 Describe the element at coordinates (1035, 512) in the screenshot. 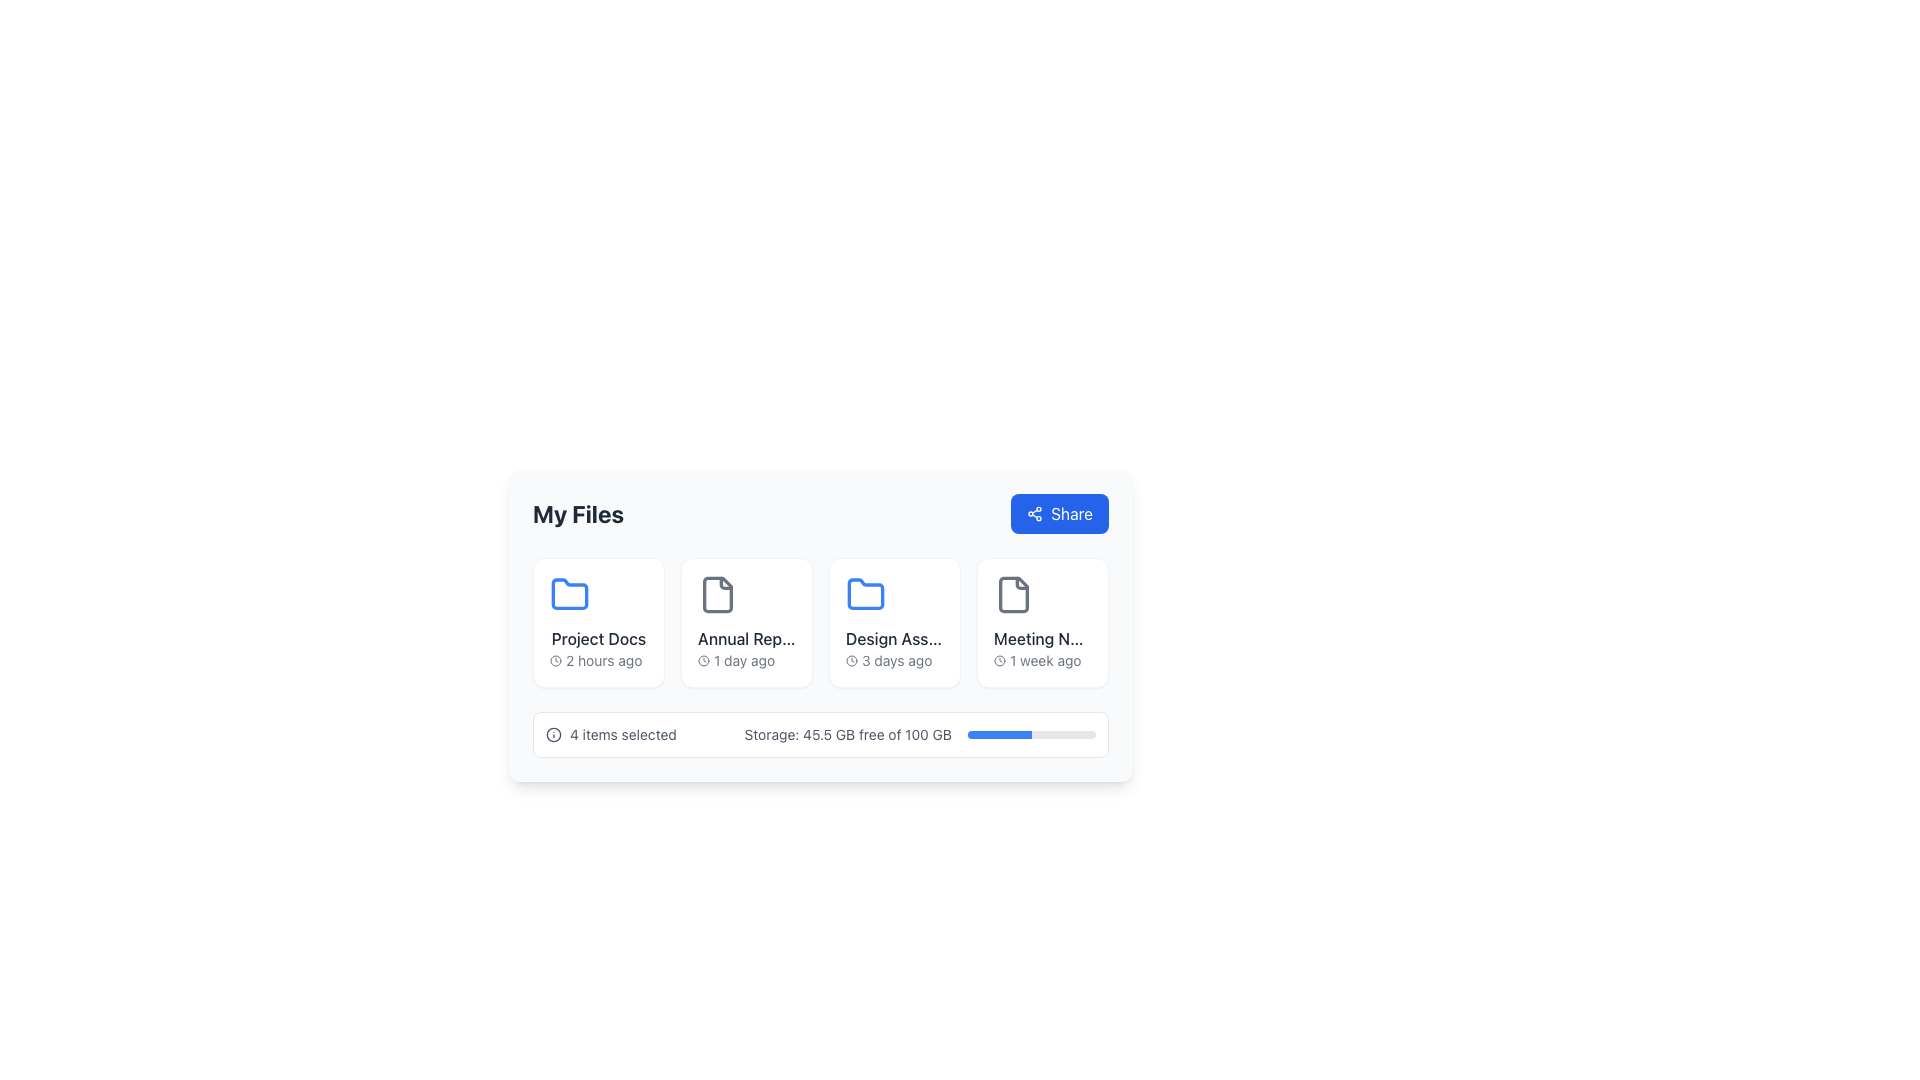

I see `the sharing icon located inside the 'Share' button at the top right of the 'My Files' section` at that location.